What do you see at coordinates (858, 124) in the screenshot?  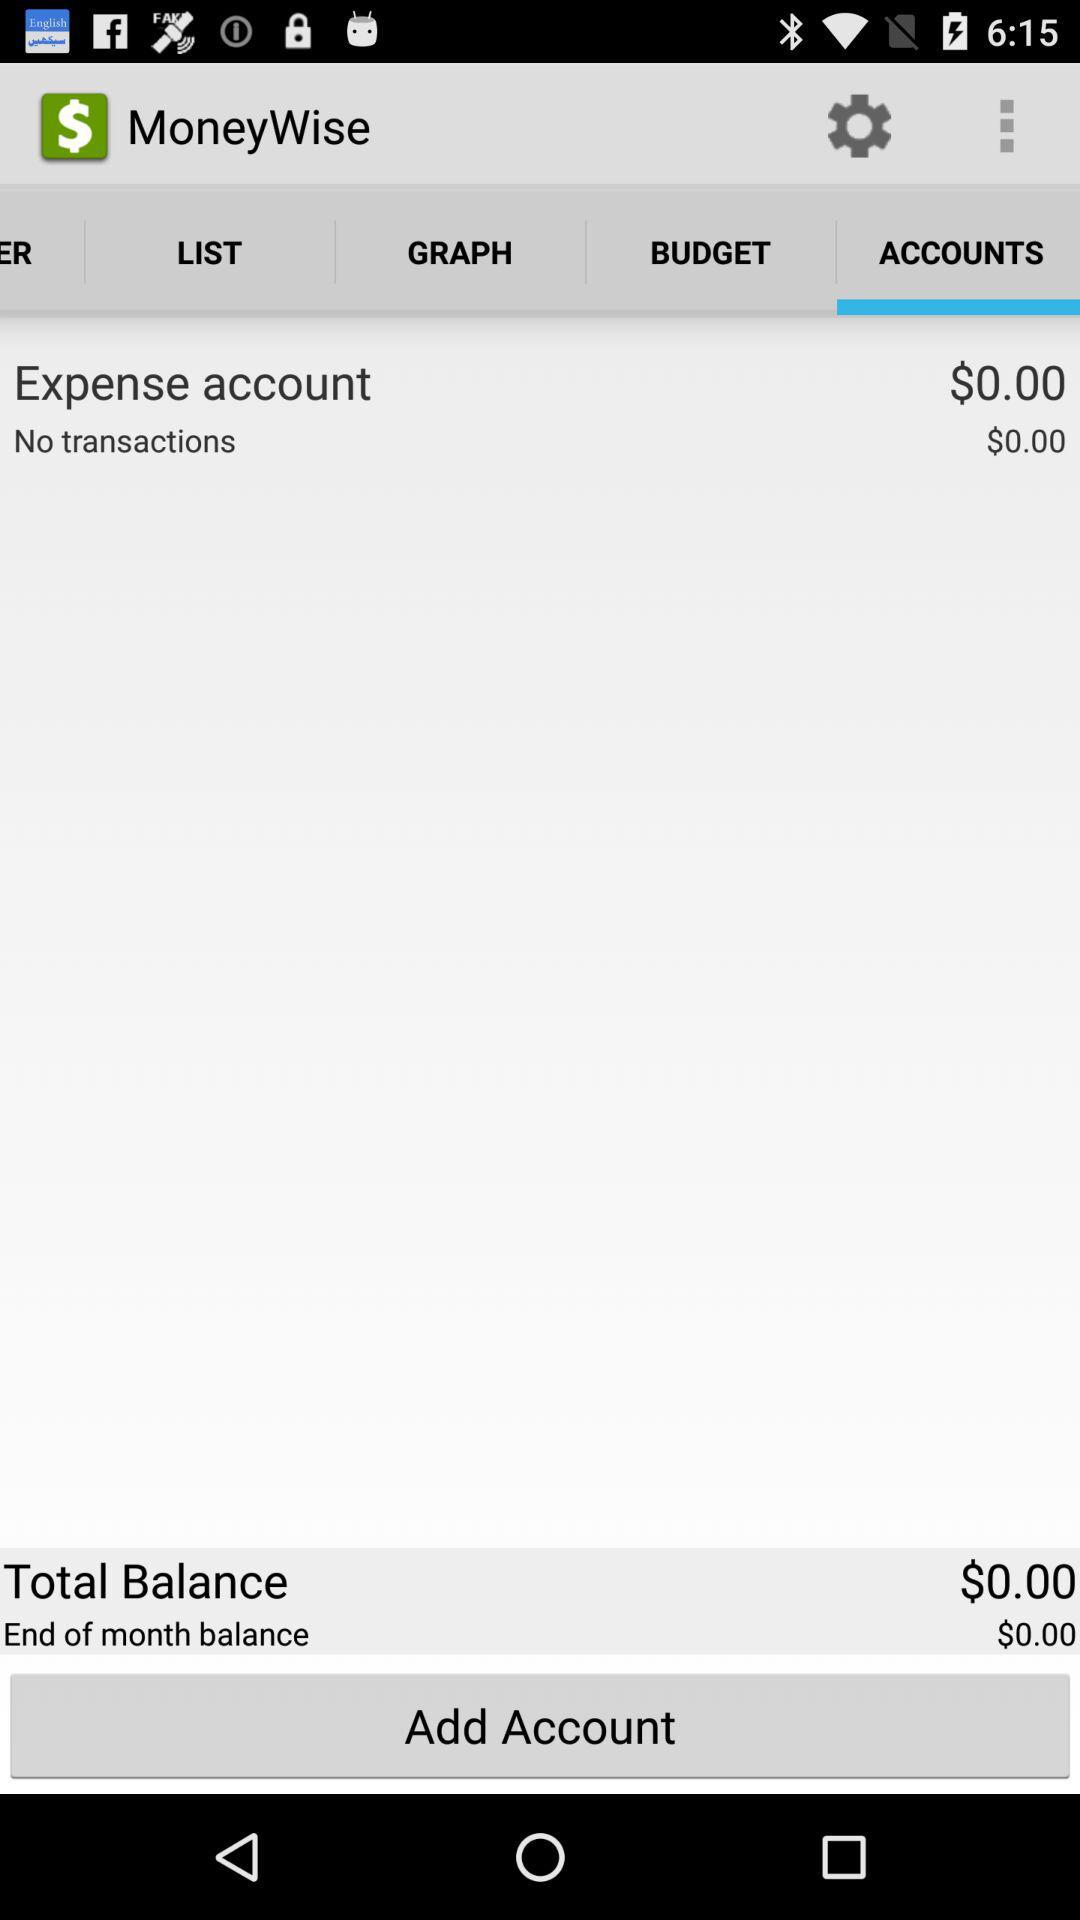 I see `icon above accounts` at bounding box center [858, 124].